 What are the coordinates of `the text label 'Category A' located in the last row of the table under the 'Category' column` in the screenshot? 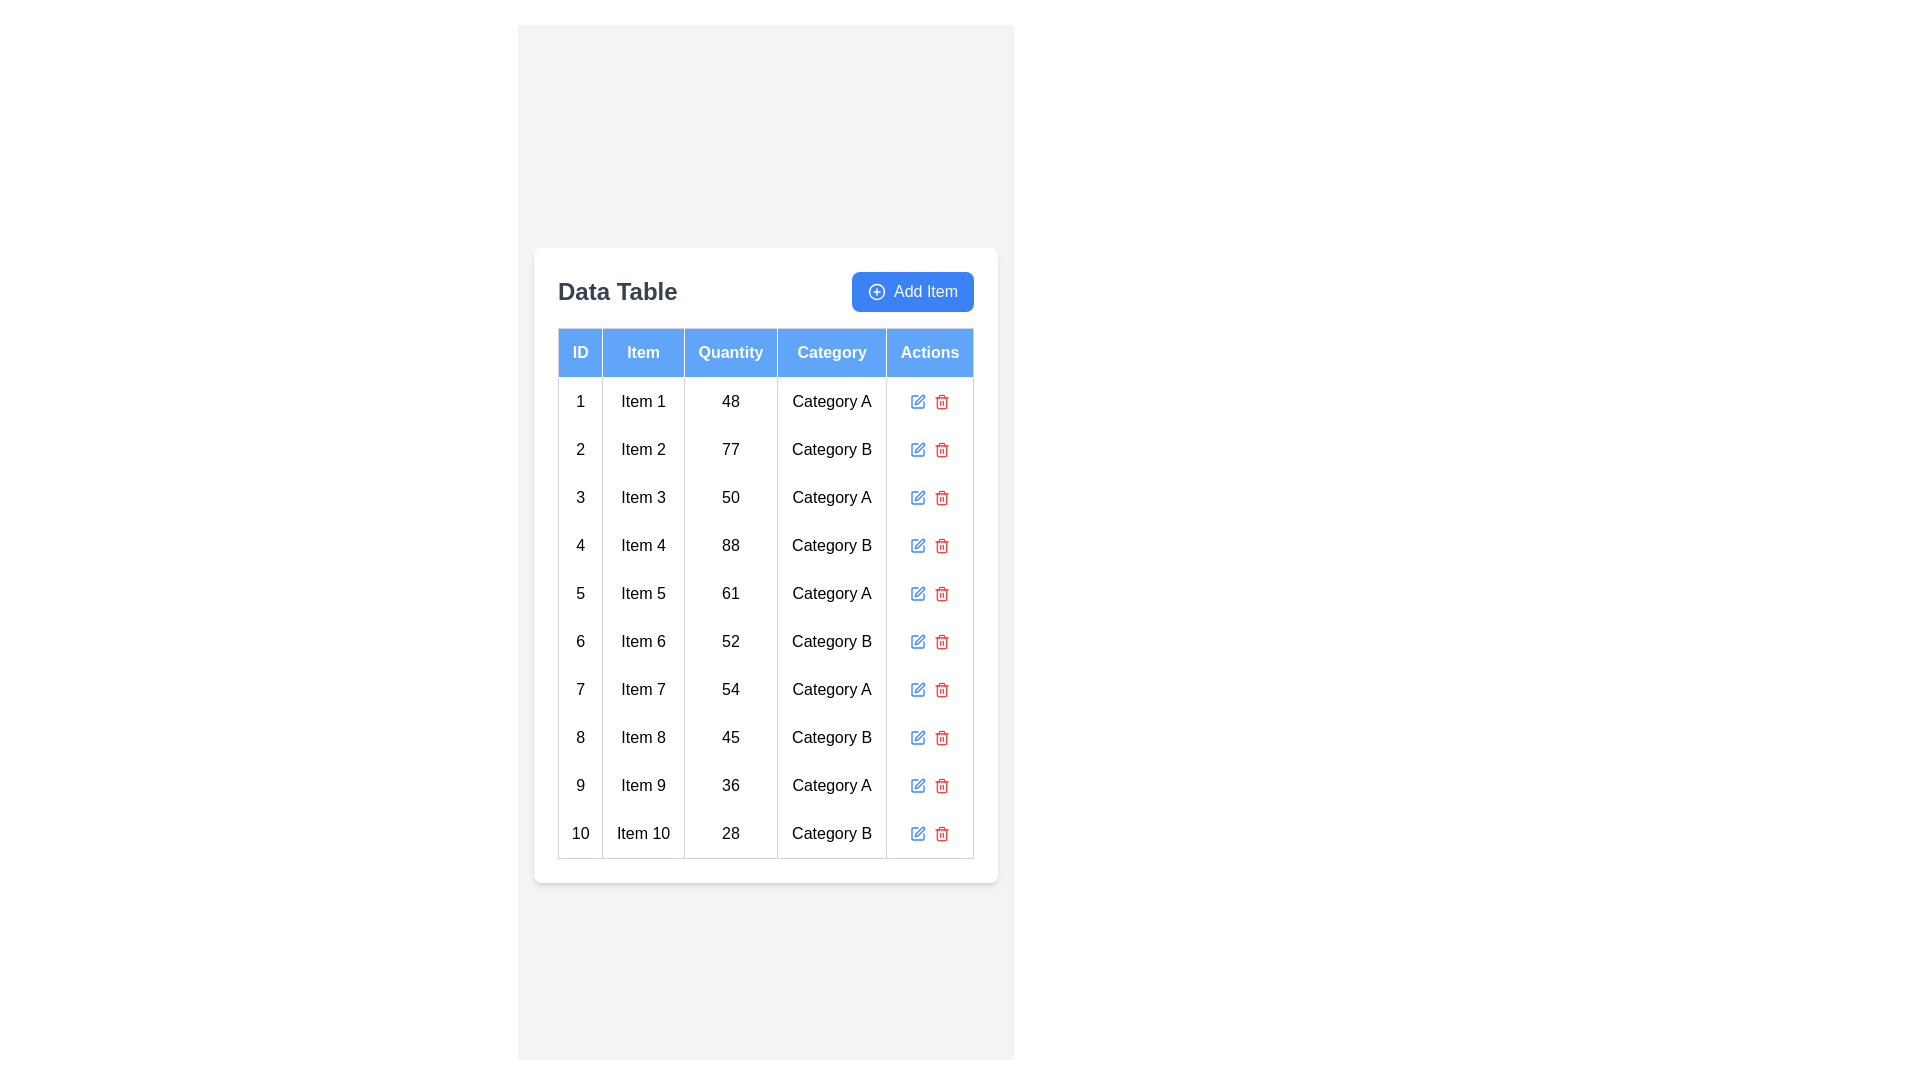 It's located at (832, 784).